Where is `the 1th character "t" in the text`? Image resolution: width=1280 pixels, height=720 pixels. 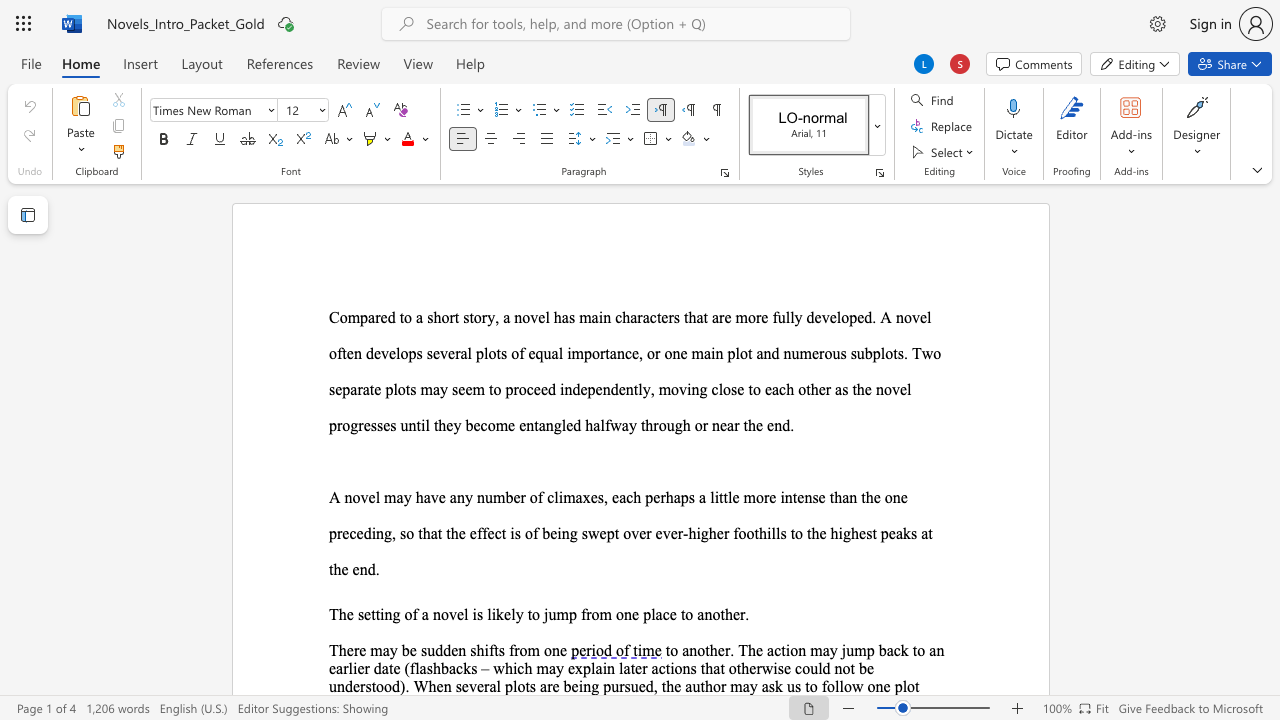
the 1th character "t" in the text is located at coordinates (373, 613).